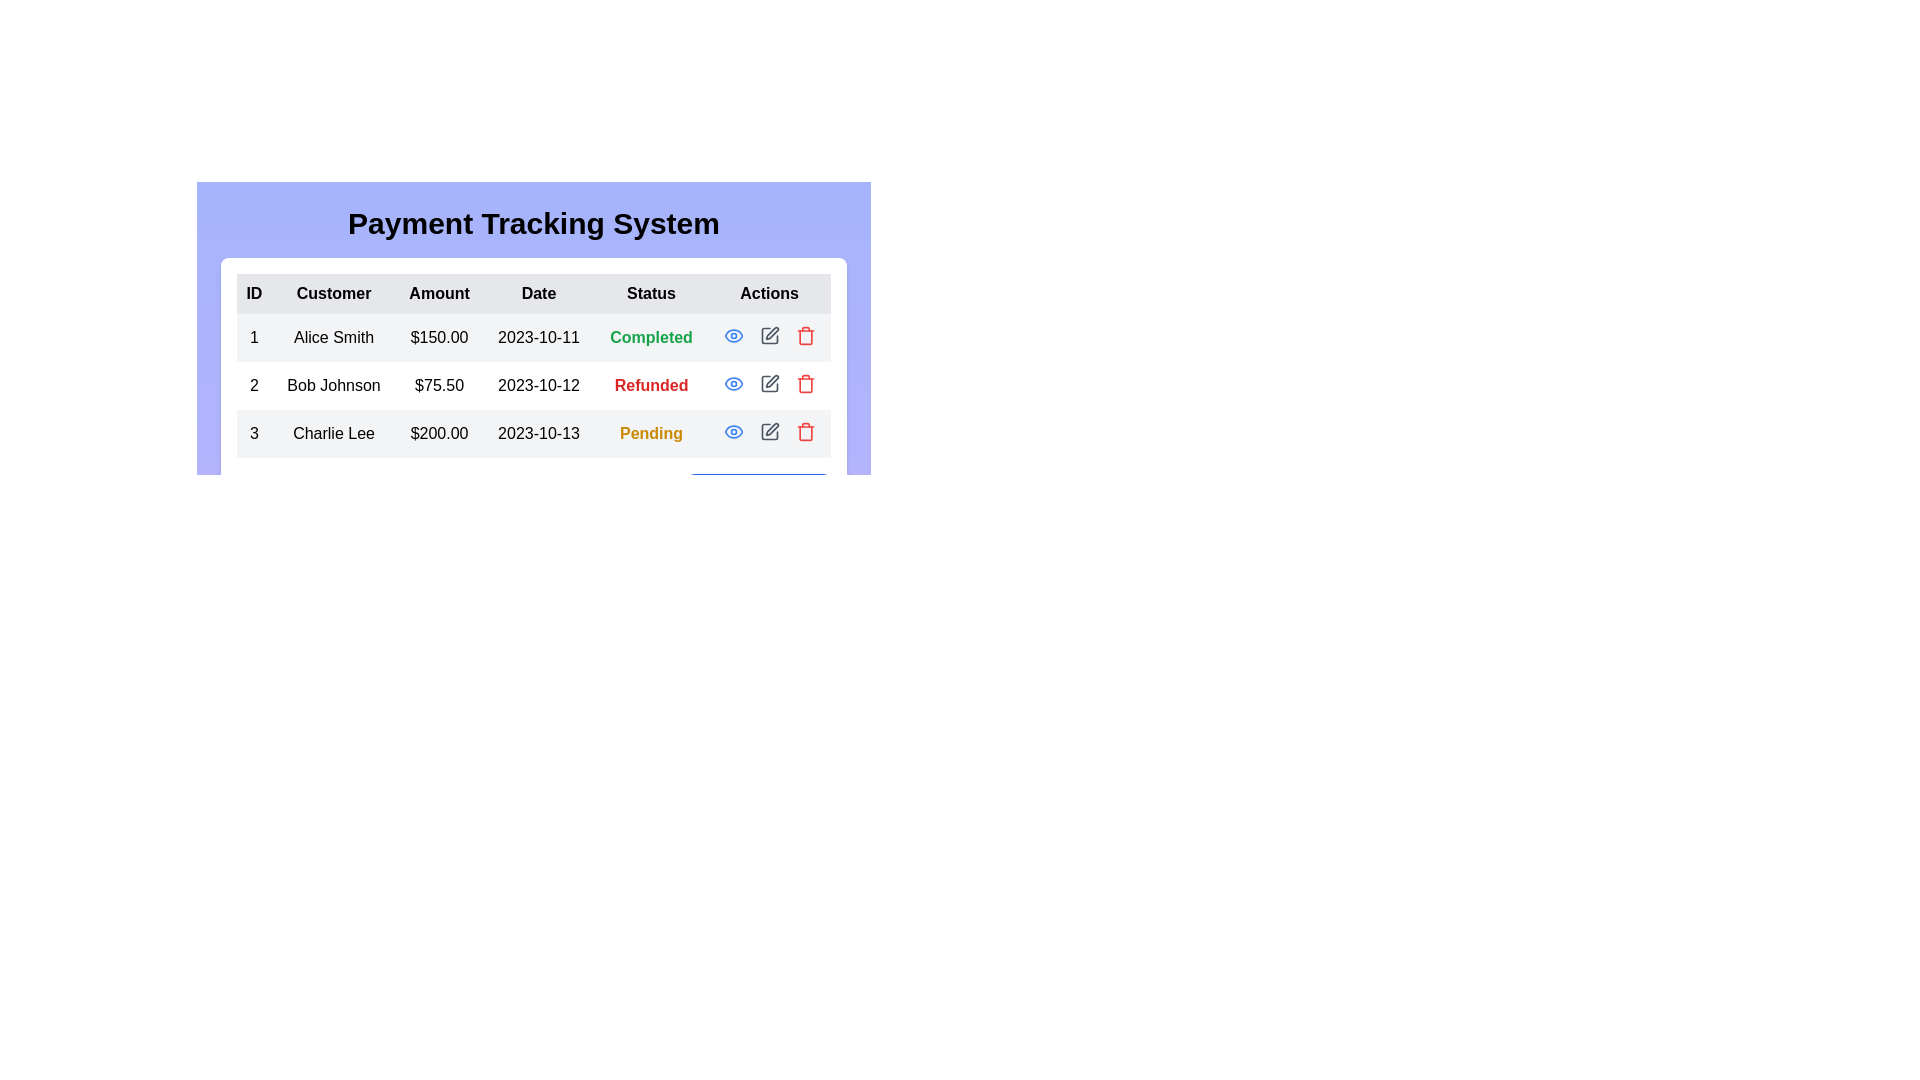 Image resolution: width=1920 pixels, height=1080 pixels. What do you see at coordinates (253, 293) in the screenshot?
I see `the static text label element containing the word 'ID', which is part of the header row in a data table` at bounding box center [253, 293].